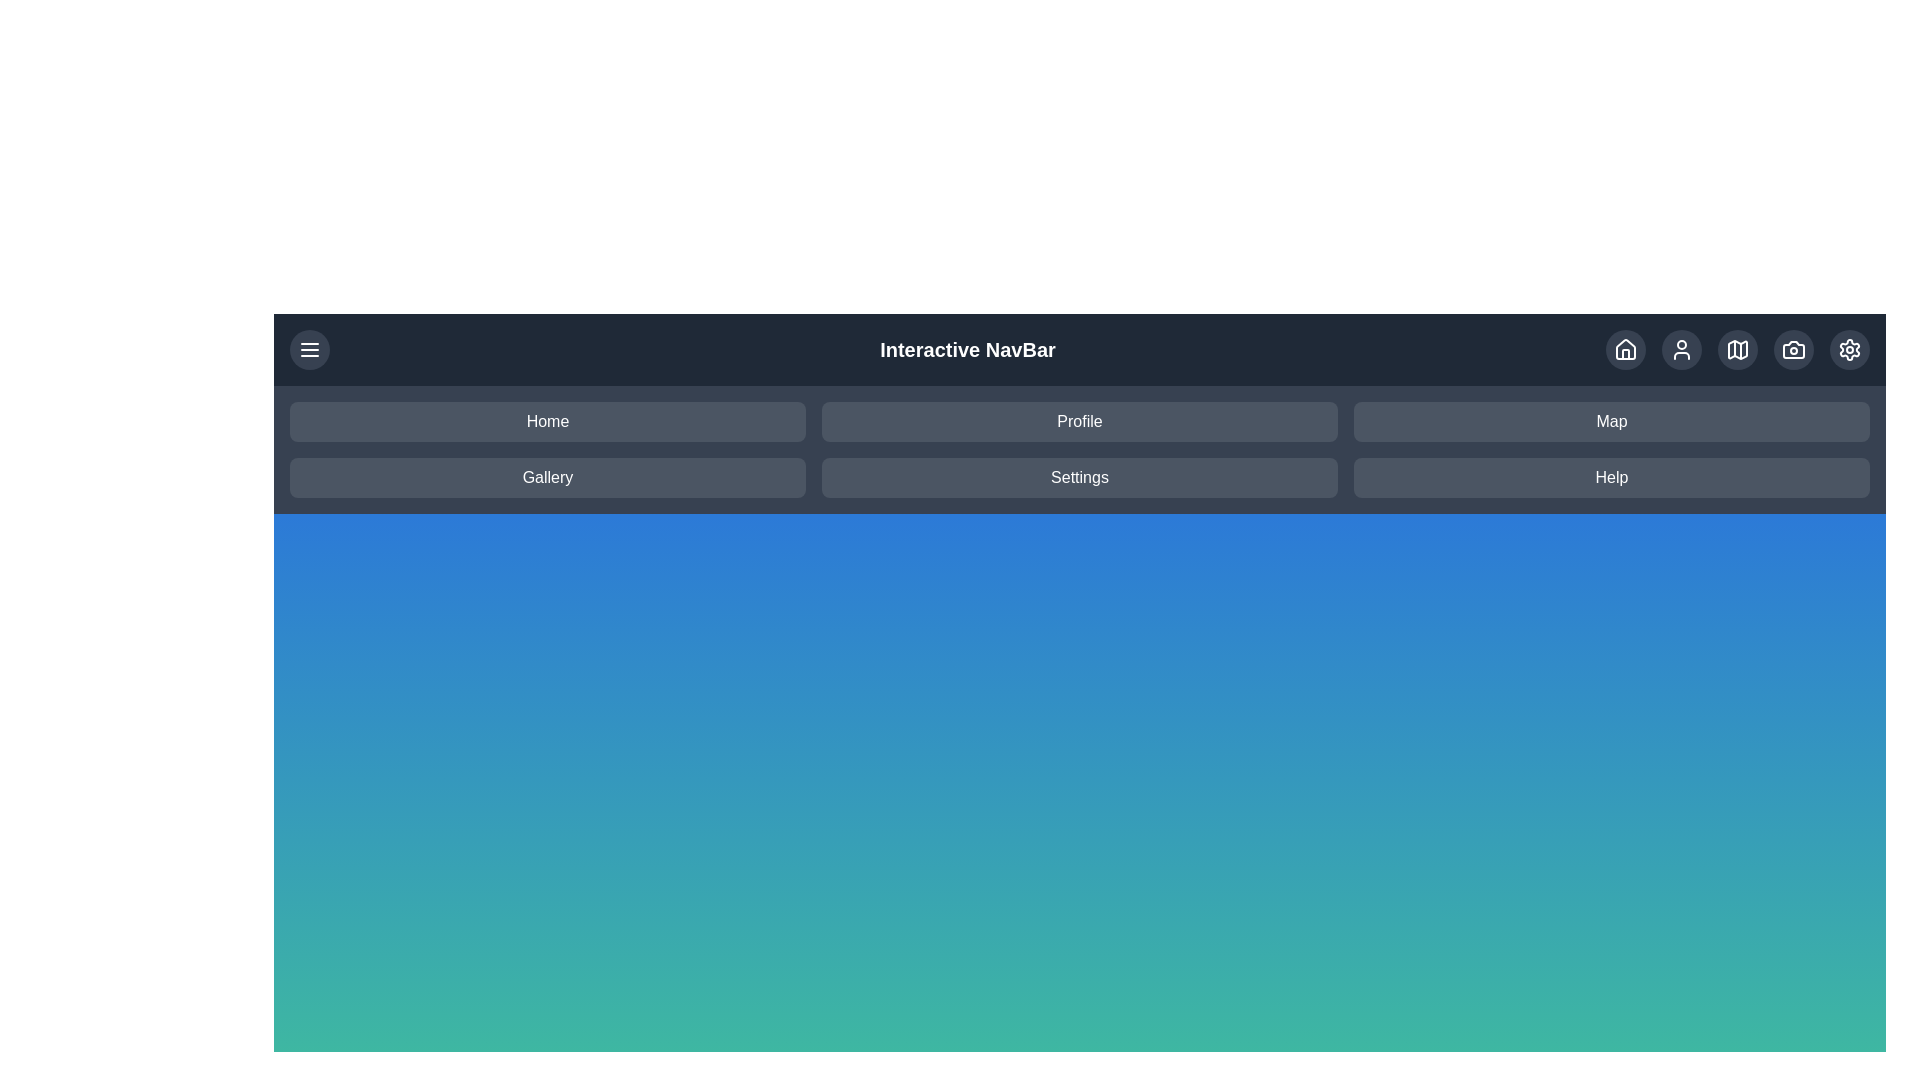 The width and height of the screenshot is (1920, 1080). Describe the element at coordinates (1794, 349) in the screenshot. I see `the Camera icon in the action bar` at that location.